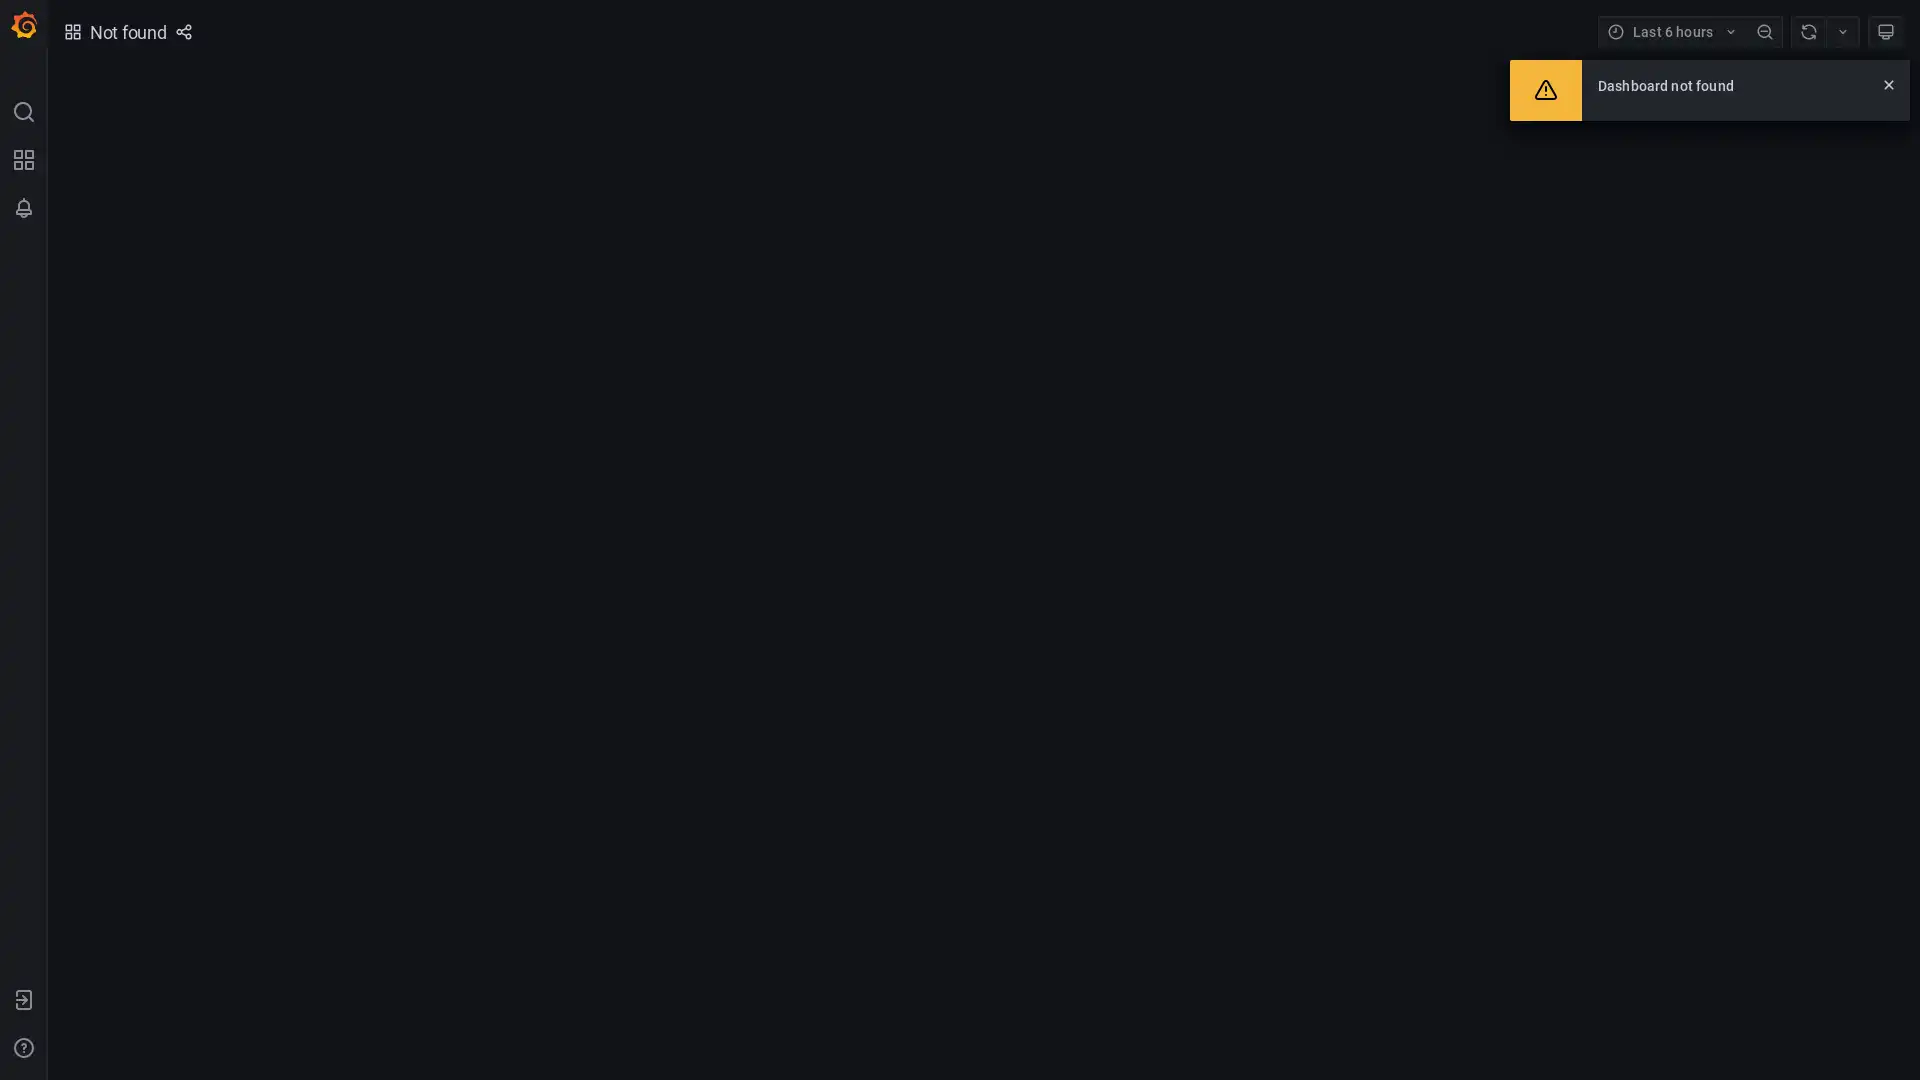 The image size is (1920, 1080). I want to click on Time range picker with current time range Last 6 hours selected, so click(1672, 31).